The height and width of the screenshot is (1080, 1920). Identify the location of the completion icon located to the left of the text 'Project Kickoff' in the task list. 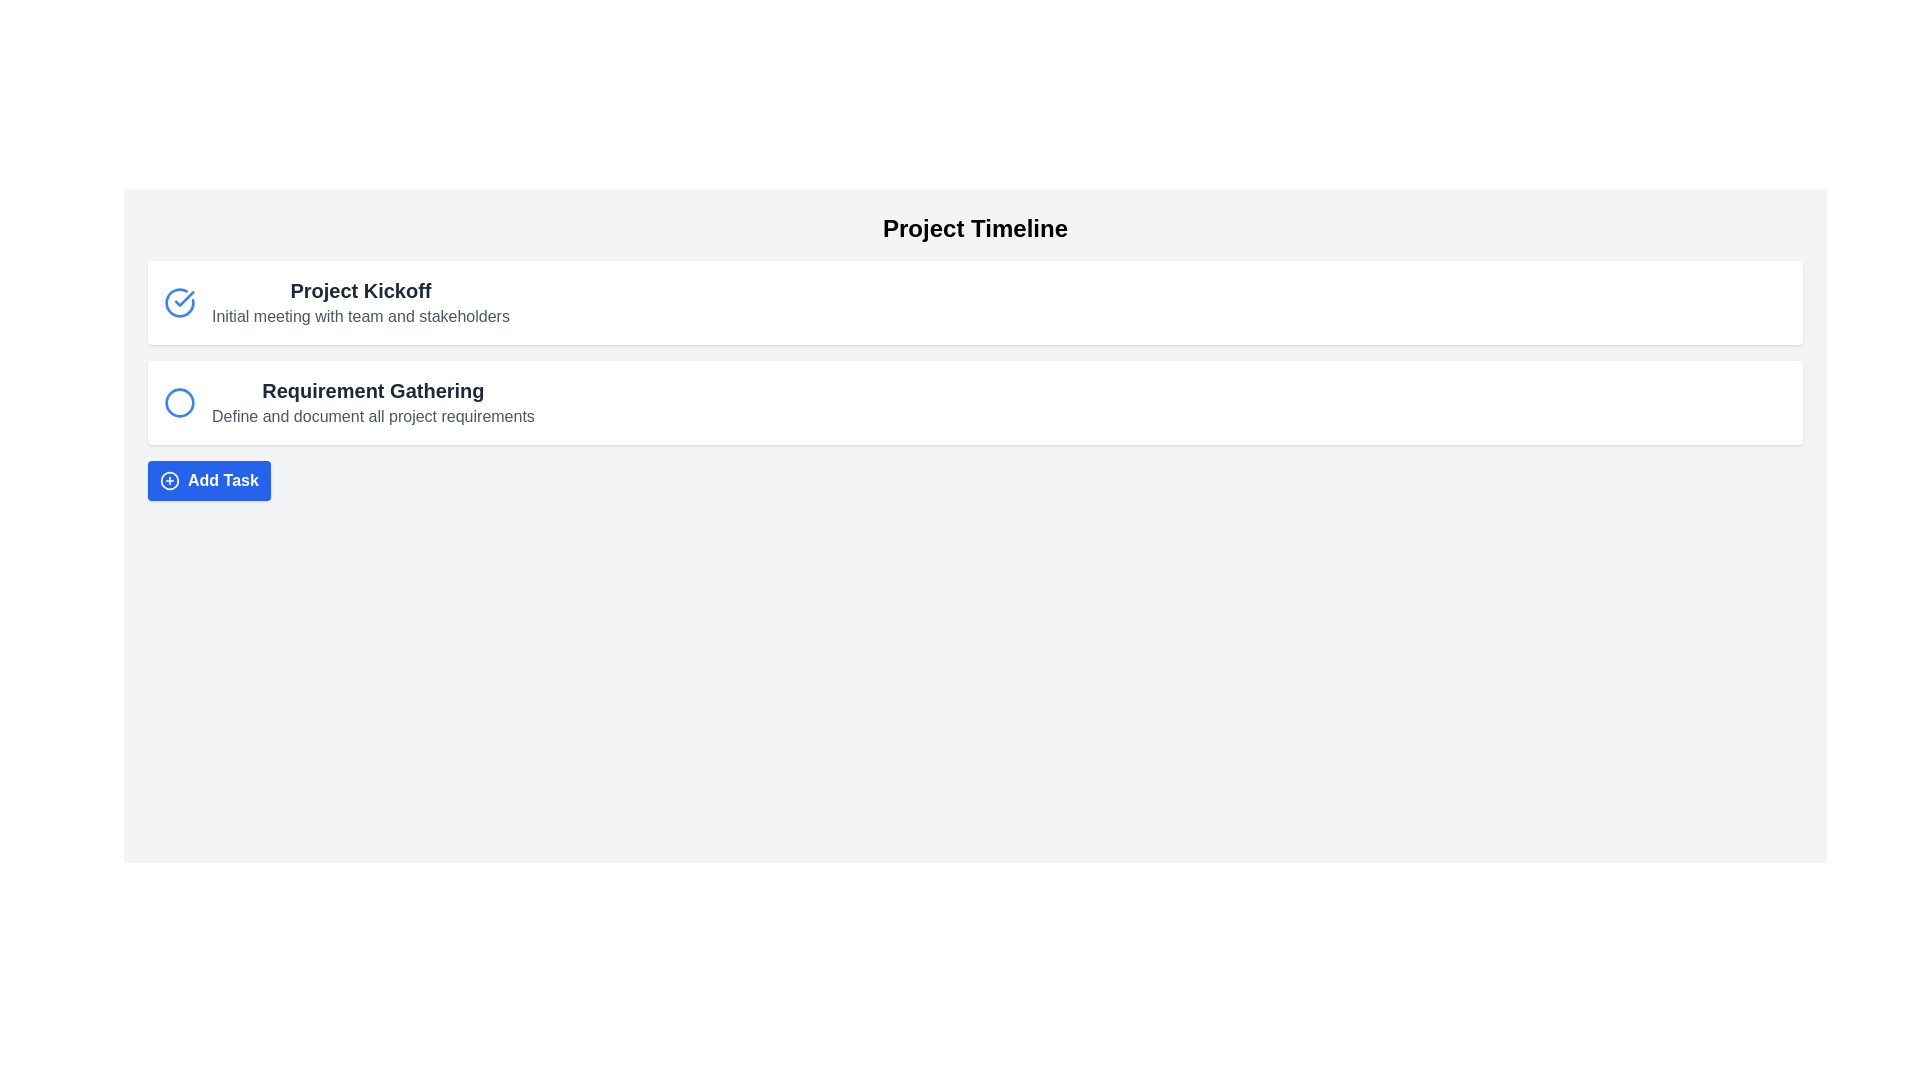
(184, 299).